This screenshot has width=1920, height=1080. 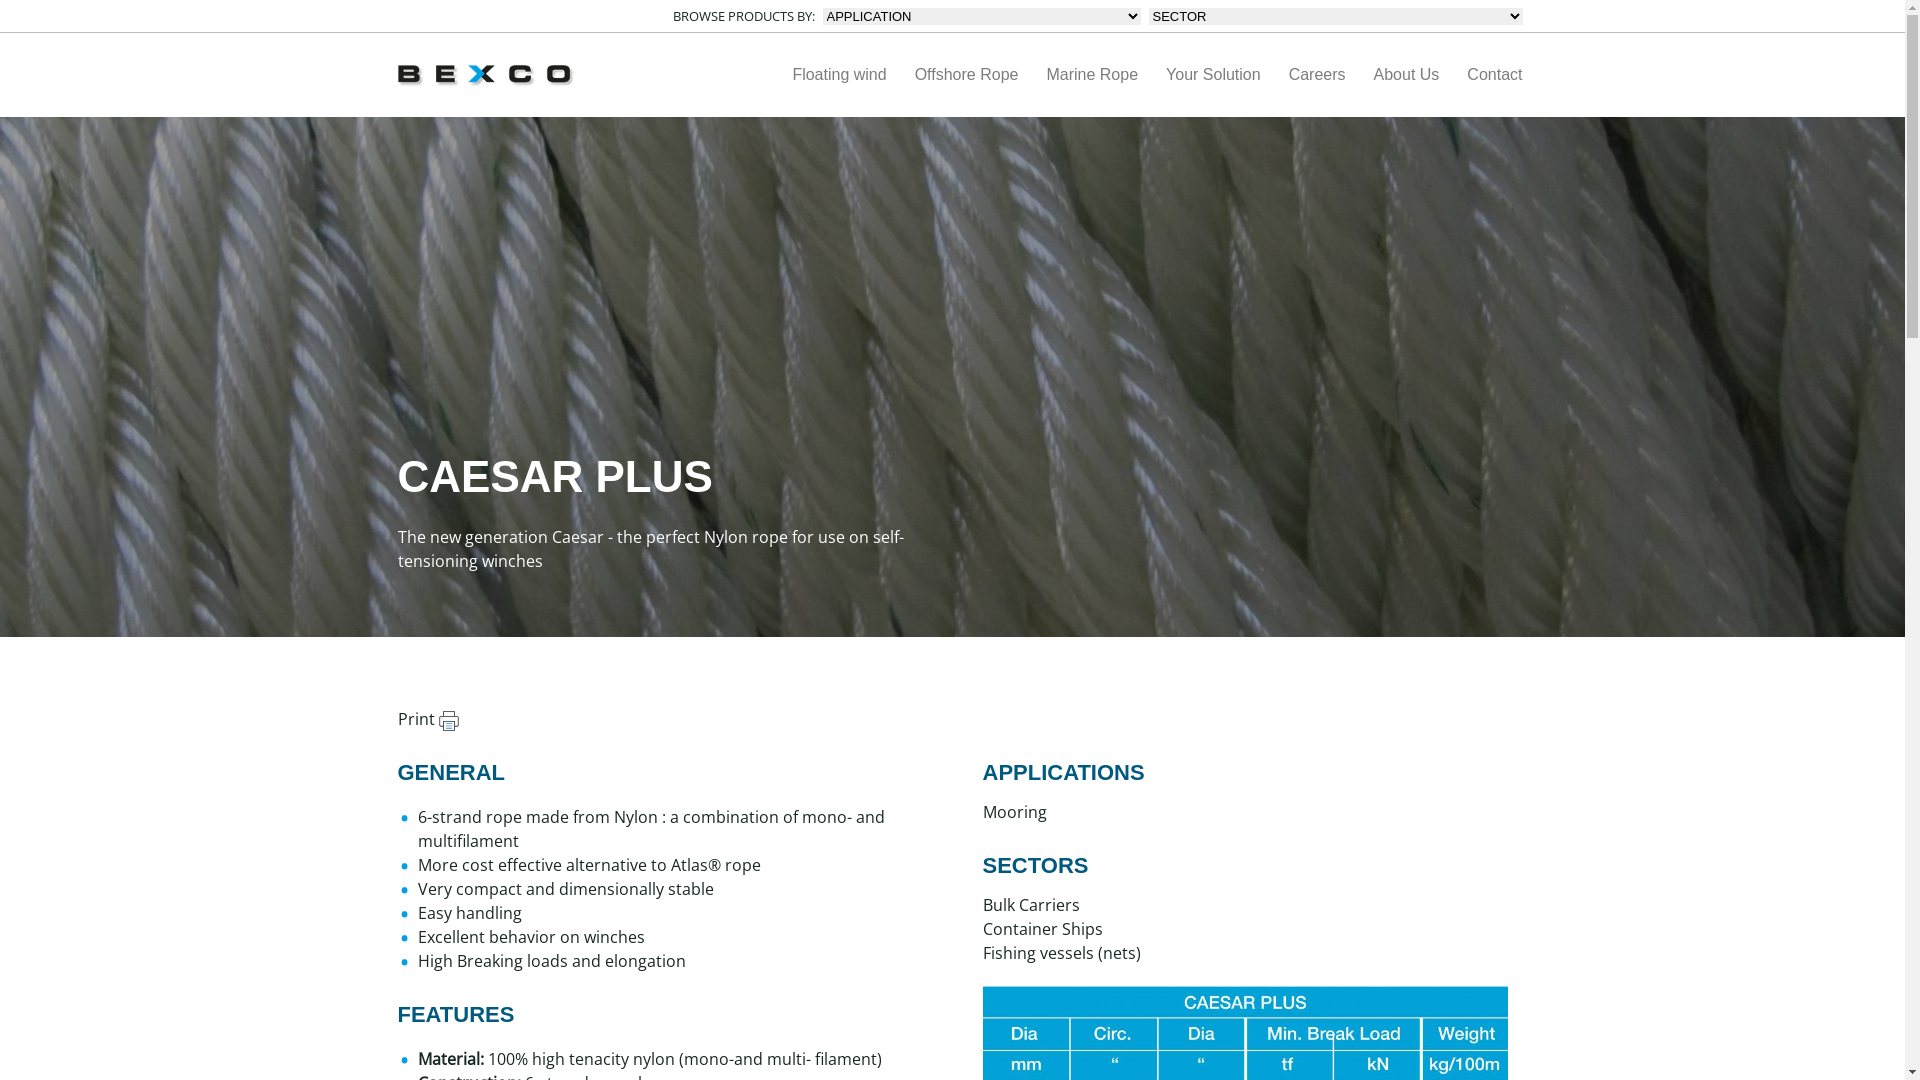 What do you see at coordinates (1090, 73) in the screenshot?
I see `'Marine Rope'` at bounding box center [1090, 73].